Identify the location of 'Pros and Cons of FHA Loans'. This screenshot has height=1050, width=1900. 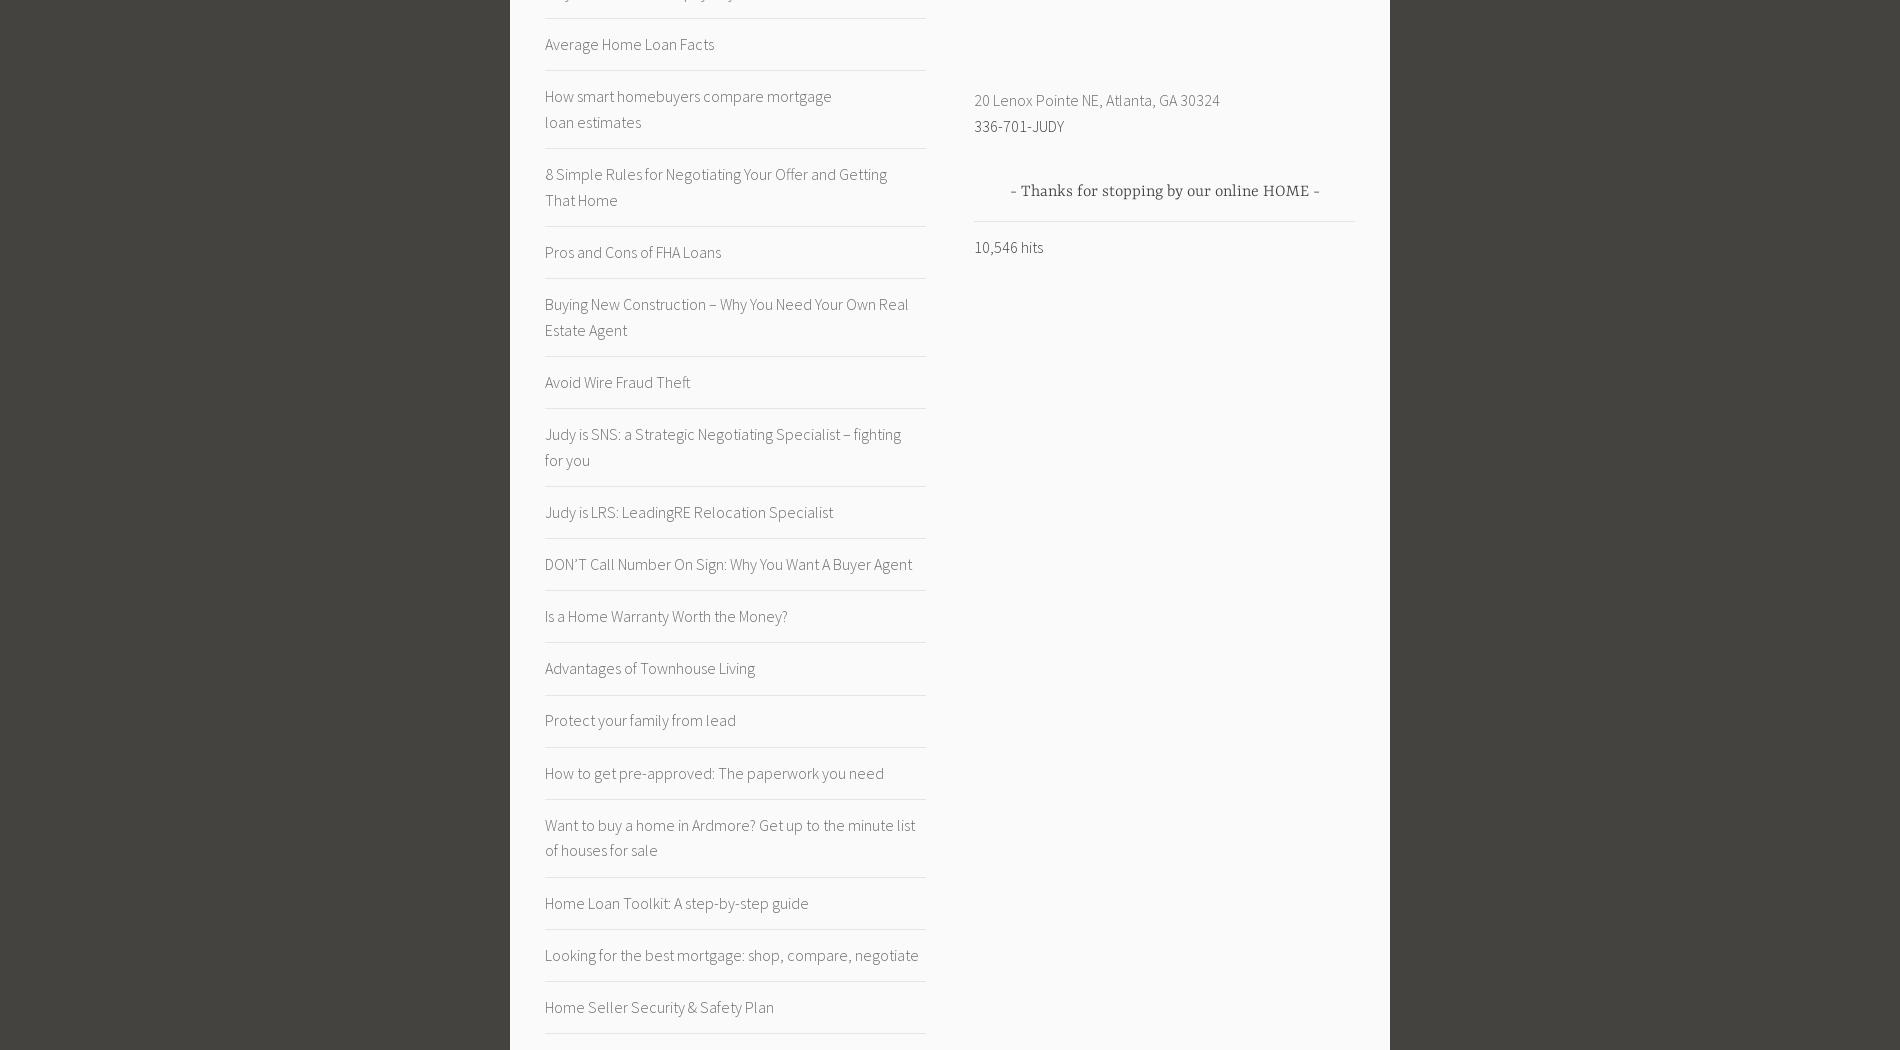
(633, 250).